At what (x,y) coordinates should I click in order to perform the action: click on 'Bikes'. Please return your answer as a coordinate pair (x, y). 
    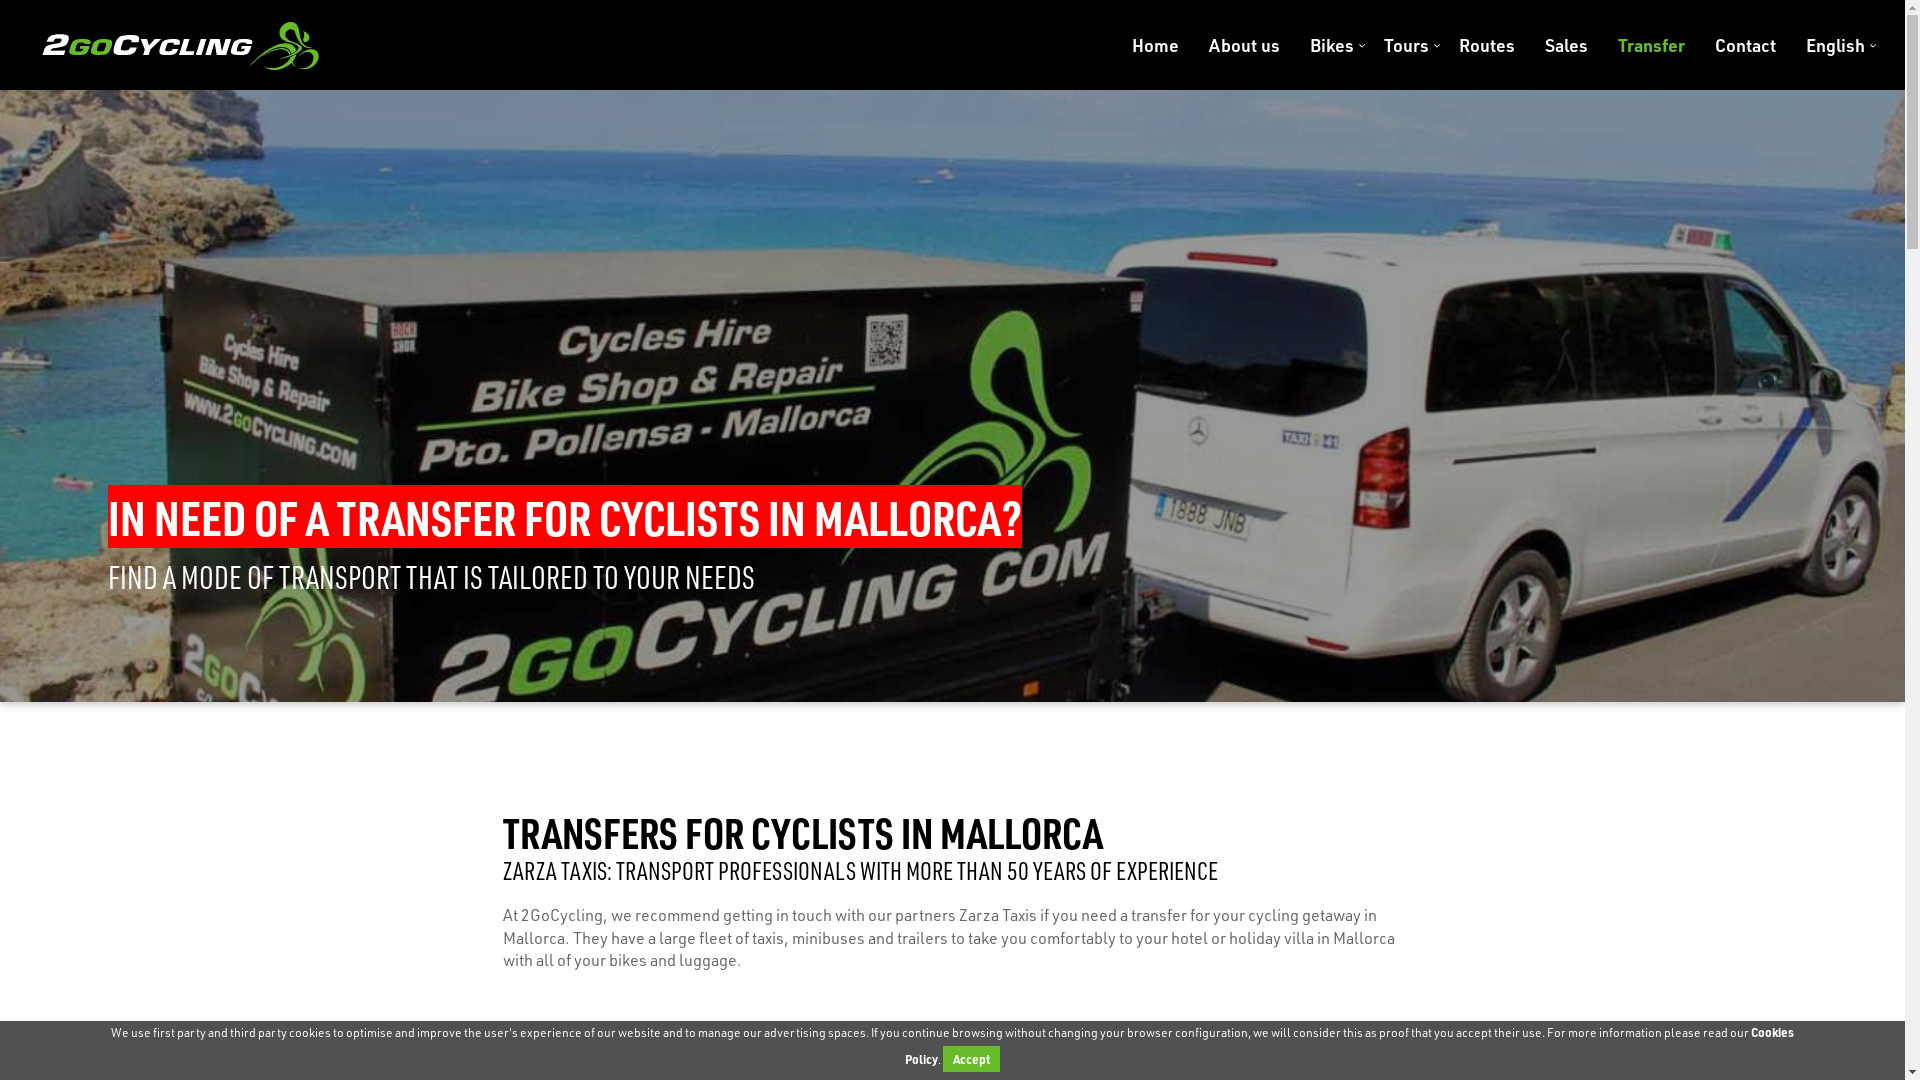
    Looking at the image, I should click on (1331, 45).